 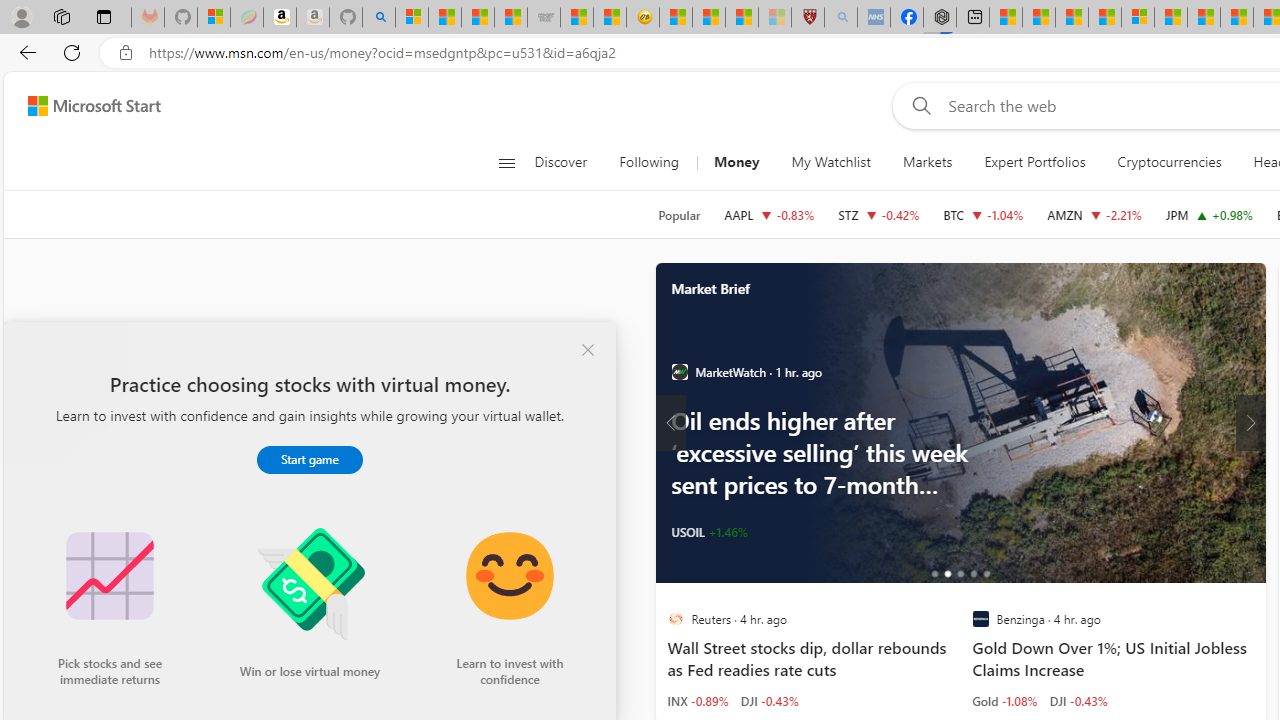 What do you see at coordinates (675, 618) in the screenshot?
I see `'Reuters'` at bounding box center [675, 618].